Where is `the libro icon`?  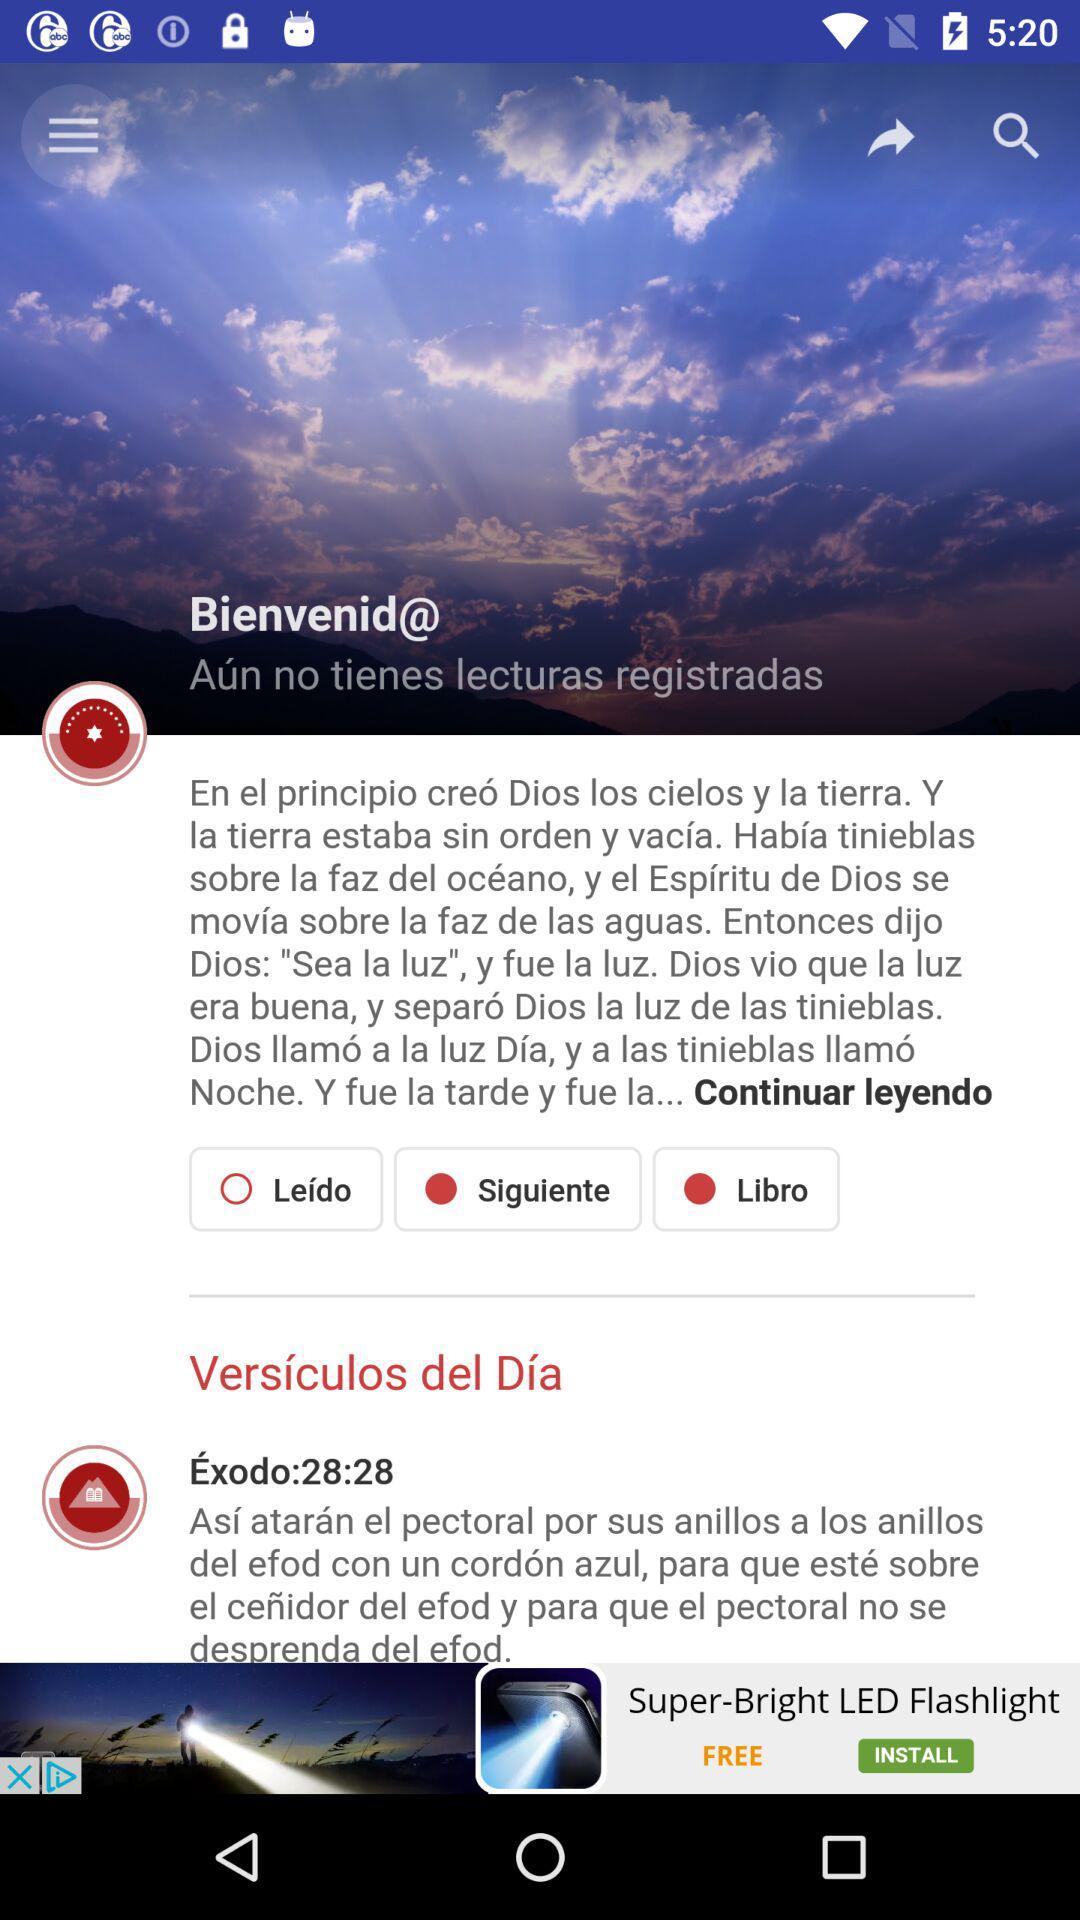
the libro icon is located at coordinates (746, 1189).